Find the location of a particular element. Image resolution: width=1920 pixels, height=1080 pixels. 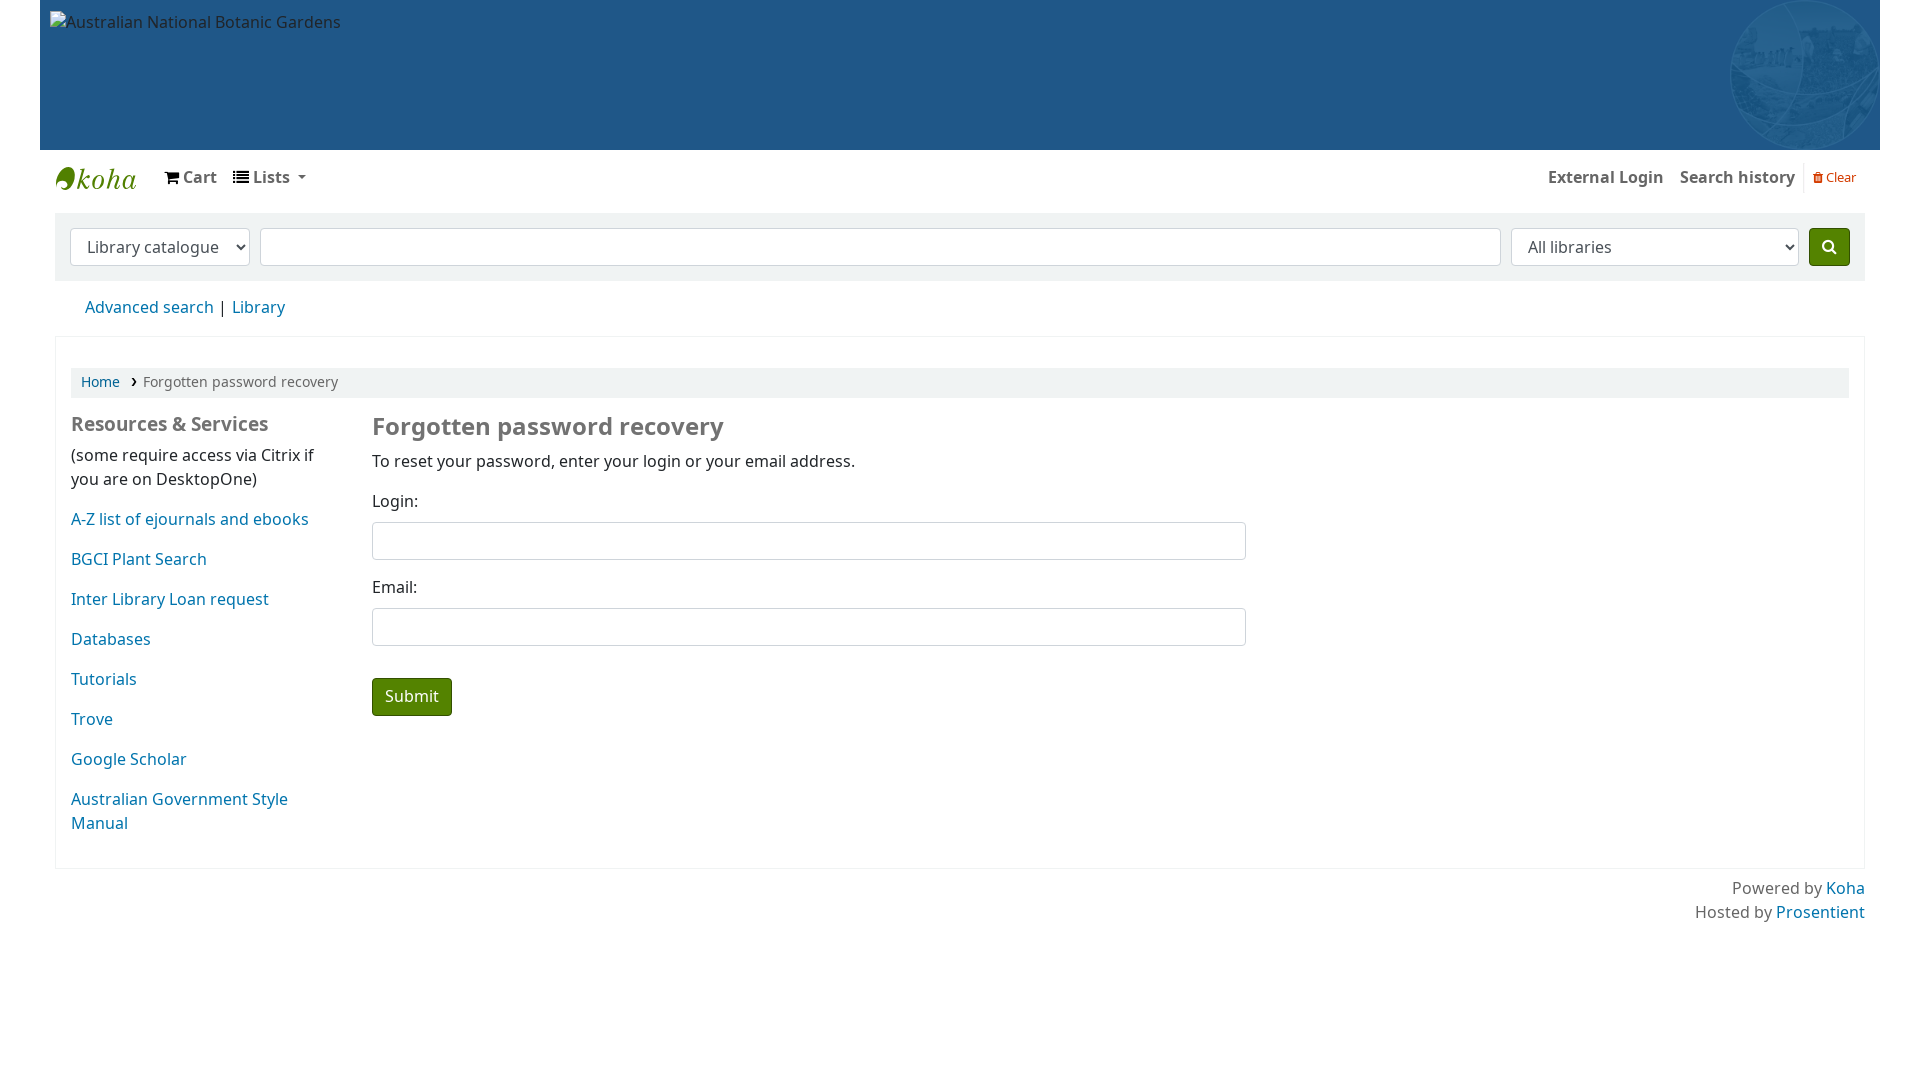

'Advanced search' is located at coordinates (84, 308).